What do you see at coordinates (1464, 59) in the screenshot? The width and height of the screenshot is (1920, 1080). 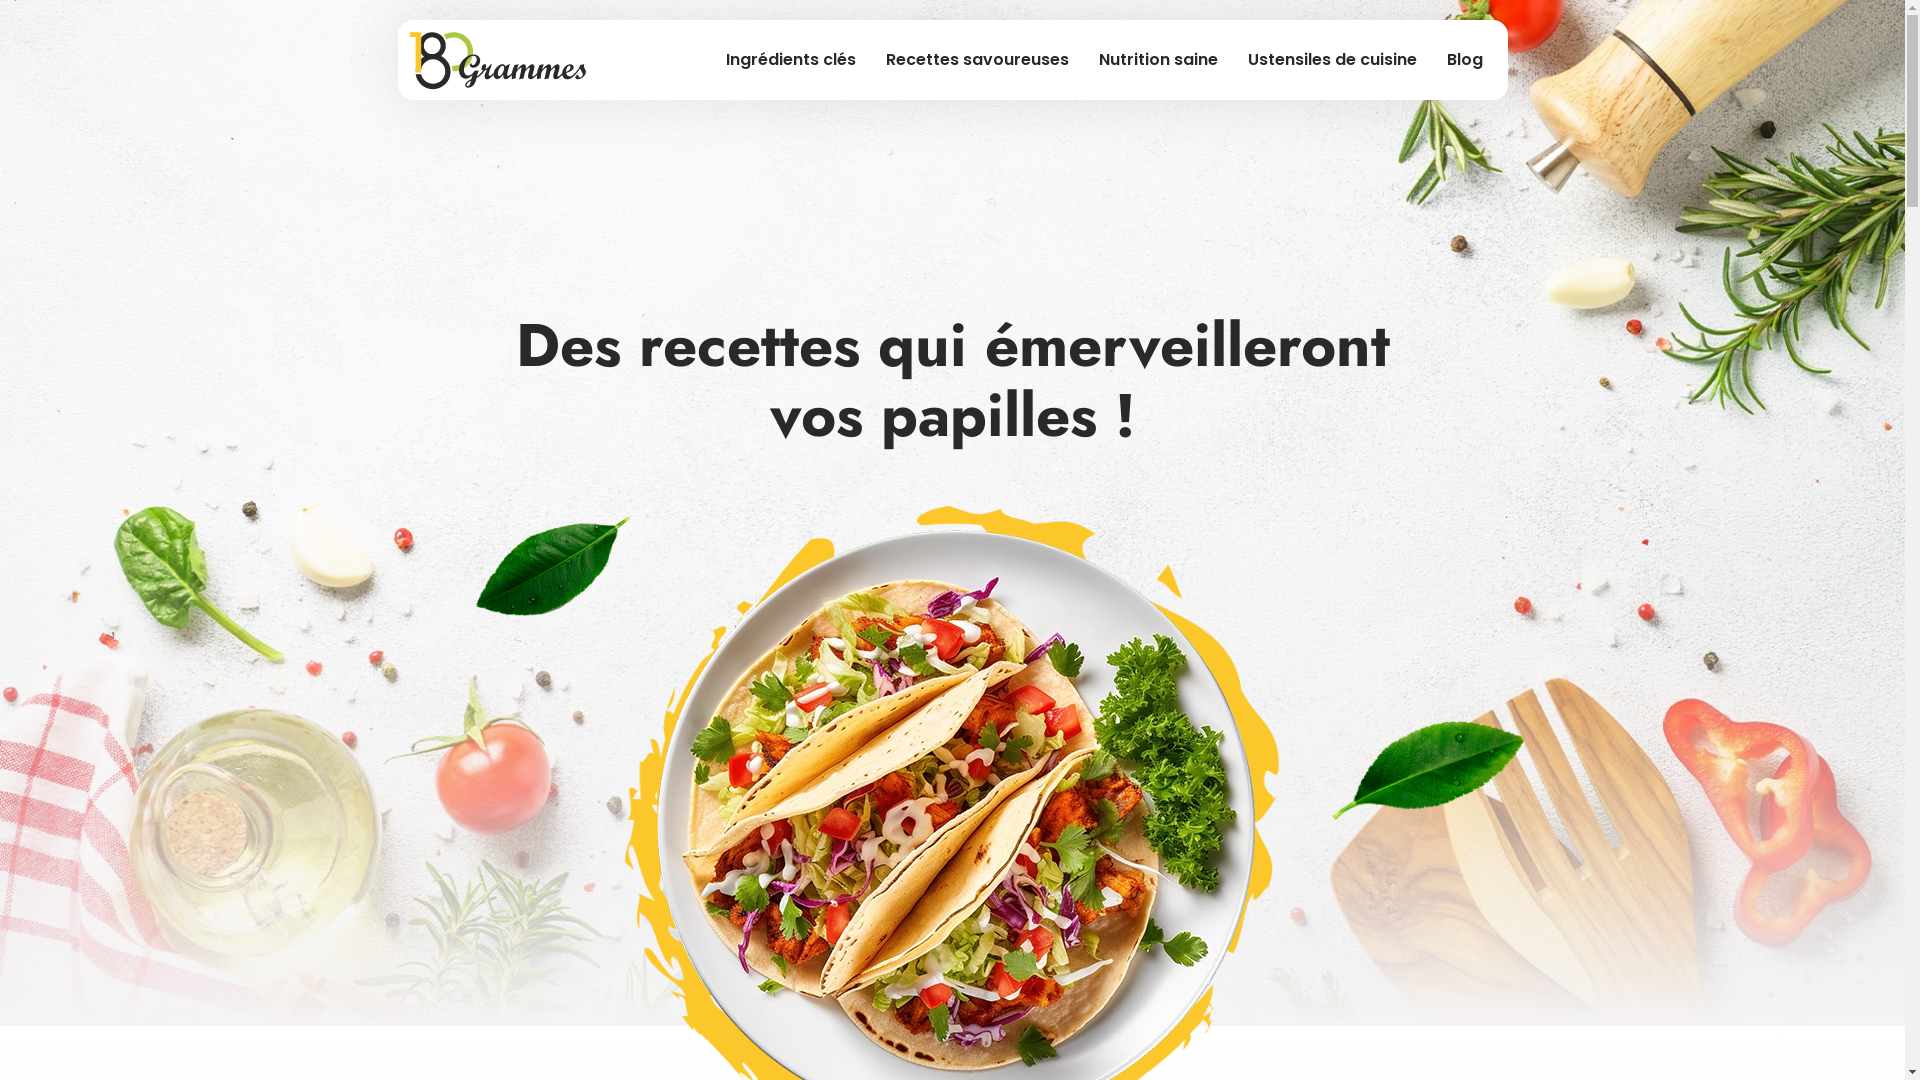 I see `'Blog'` at bounding box center [1464, 59].